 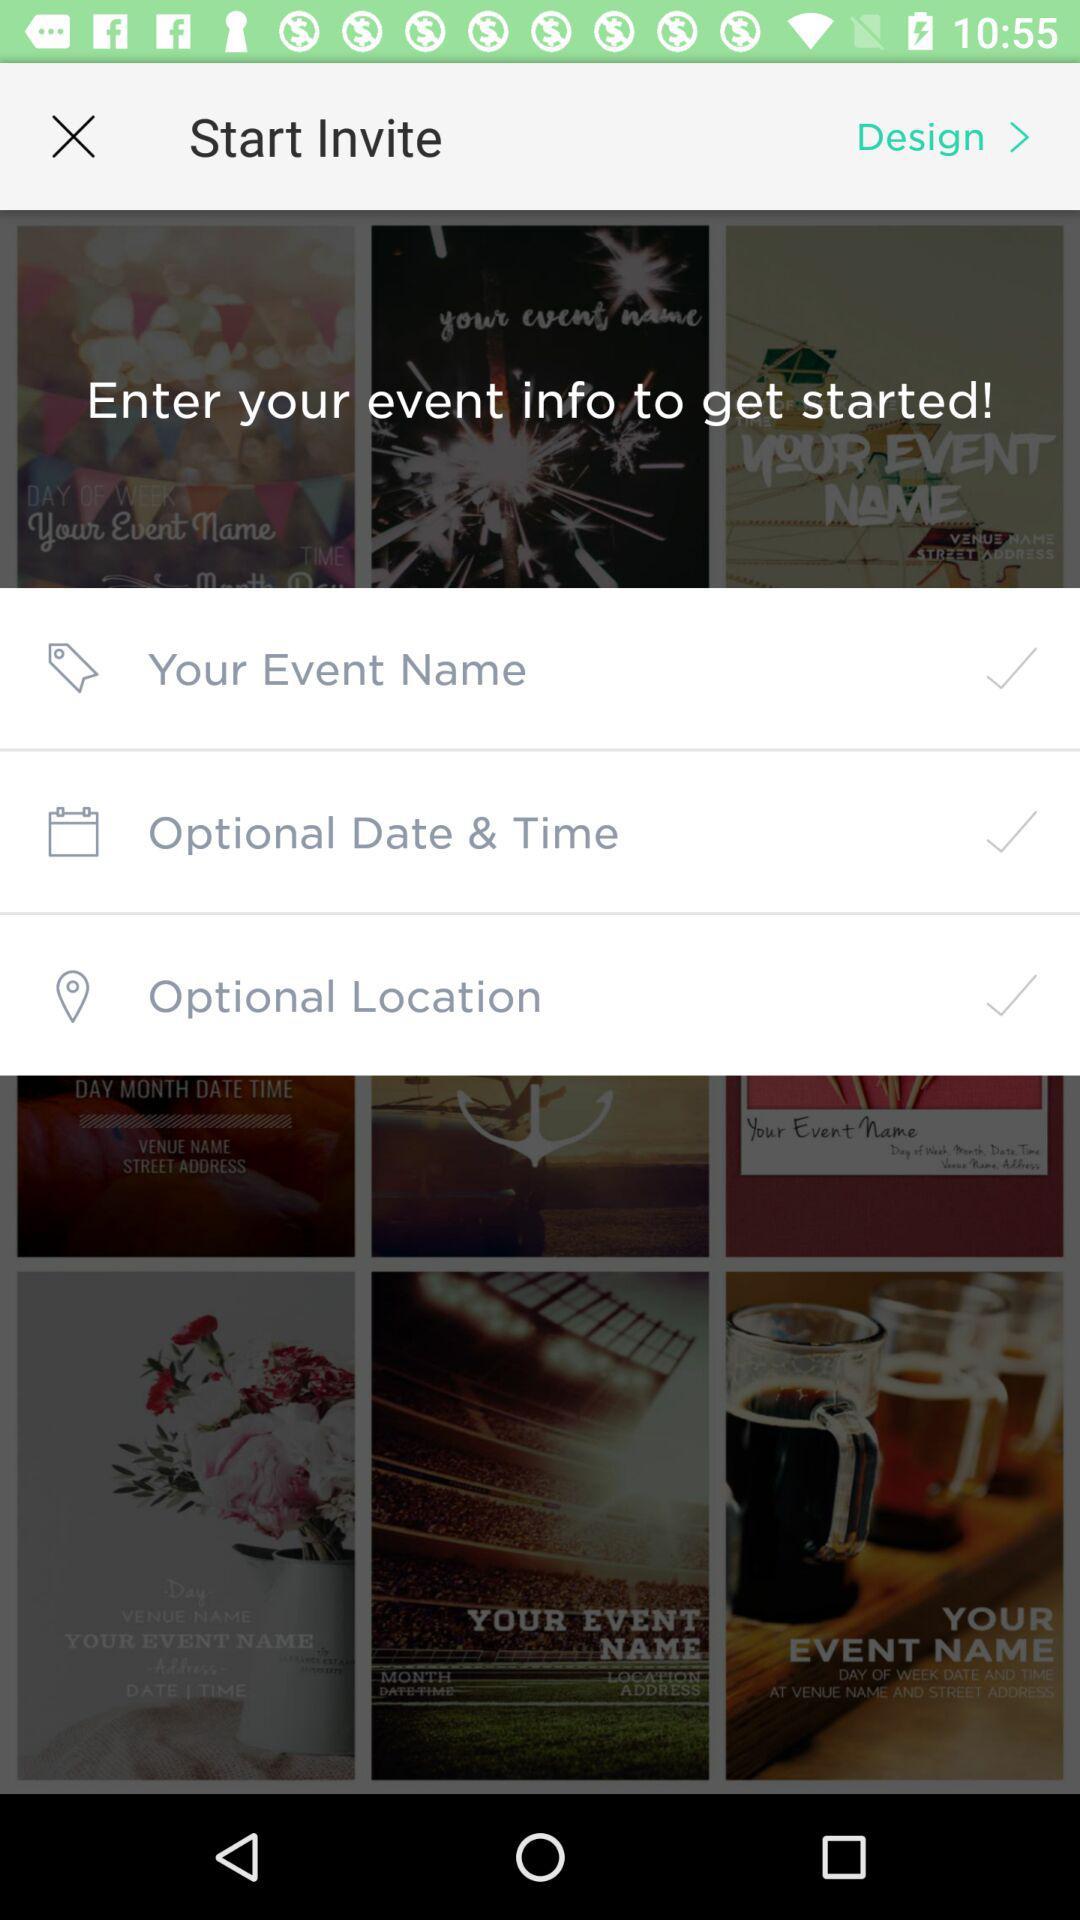 What do you see at coordinates (540, 668) in the screenshot?
I see `the event` at bounding box center [540, 668].